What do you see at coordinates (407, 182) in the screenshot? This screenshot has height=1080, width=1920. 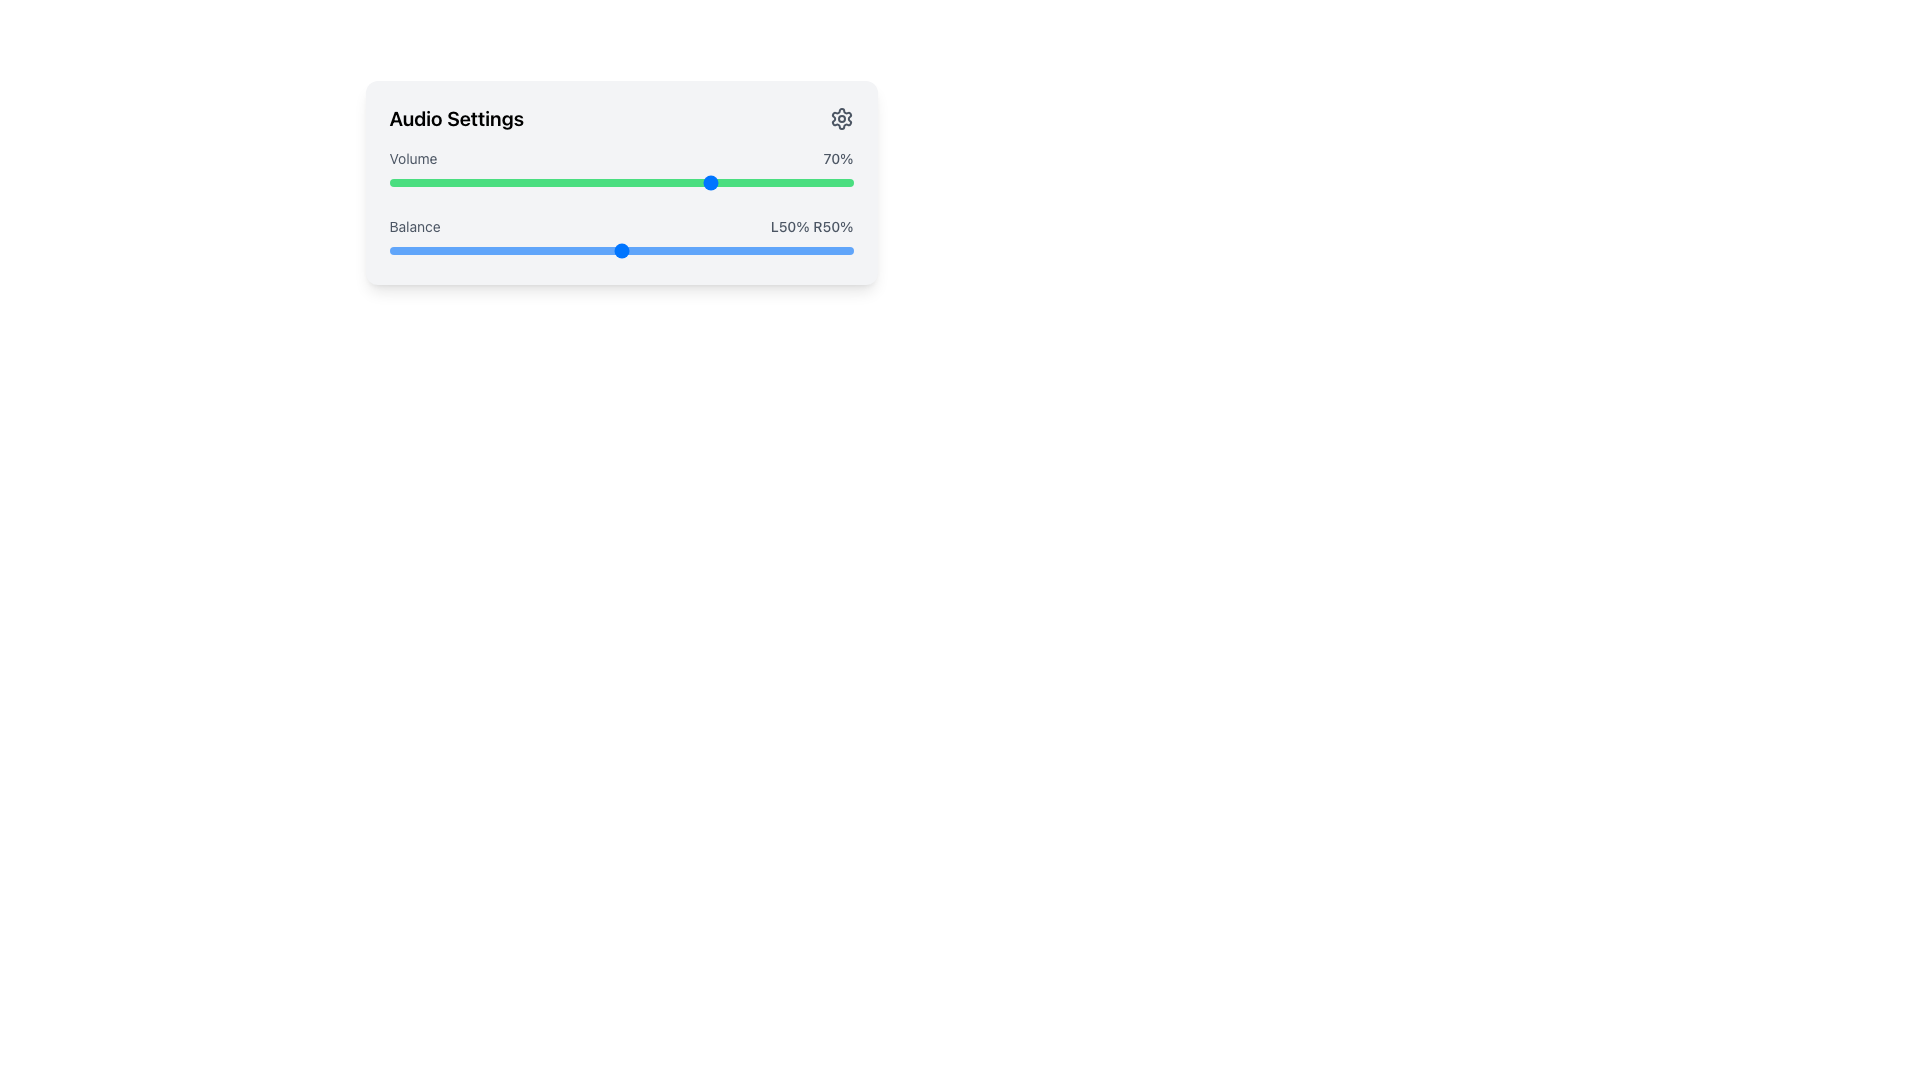 I see `the volume level` at bounding box center [407, 182].